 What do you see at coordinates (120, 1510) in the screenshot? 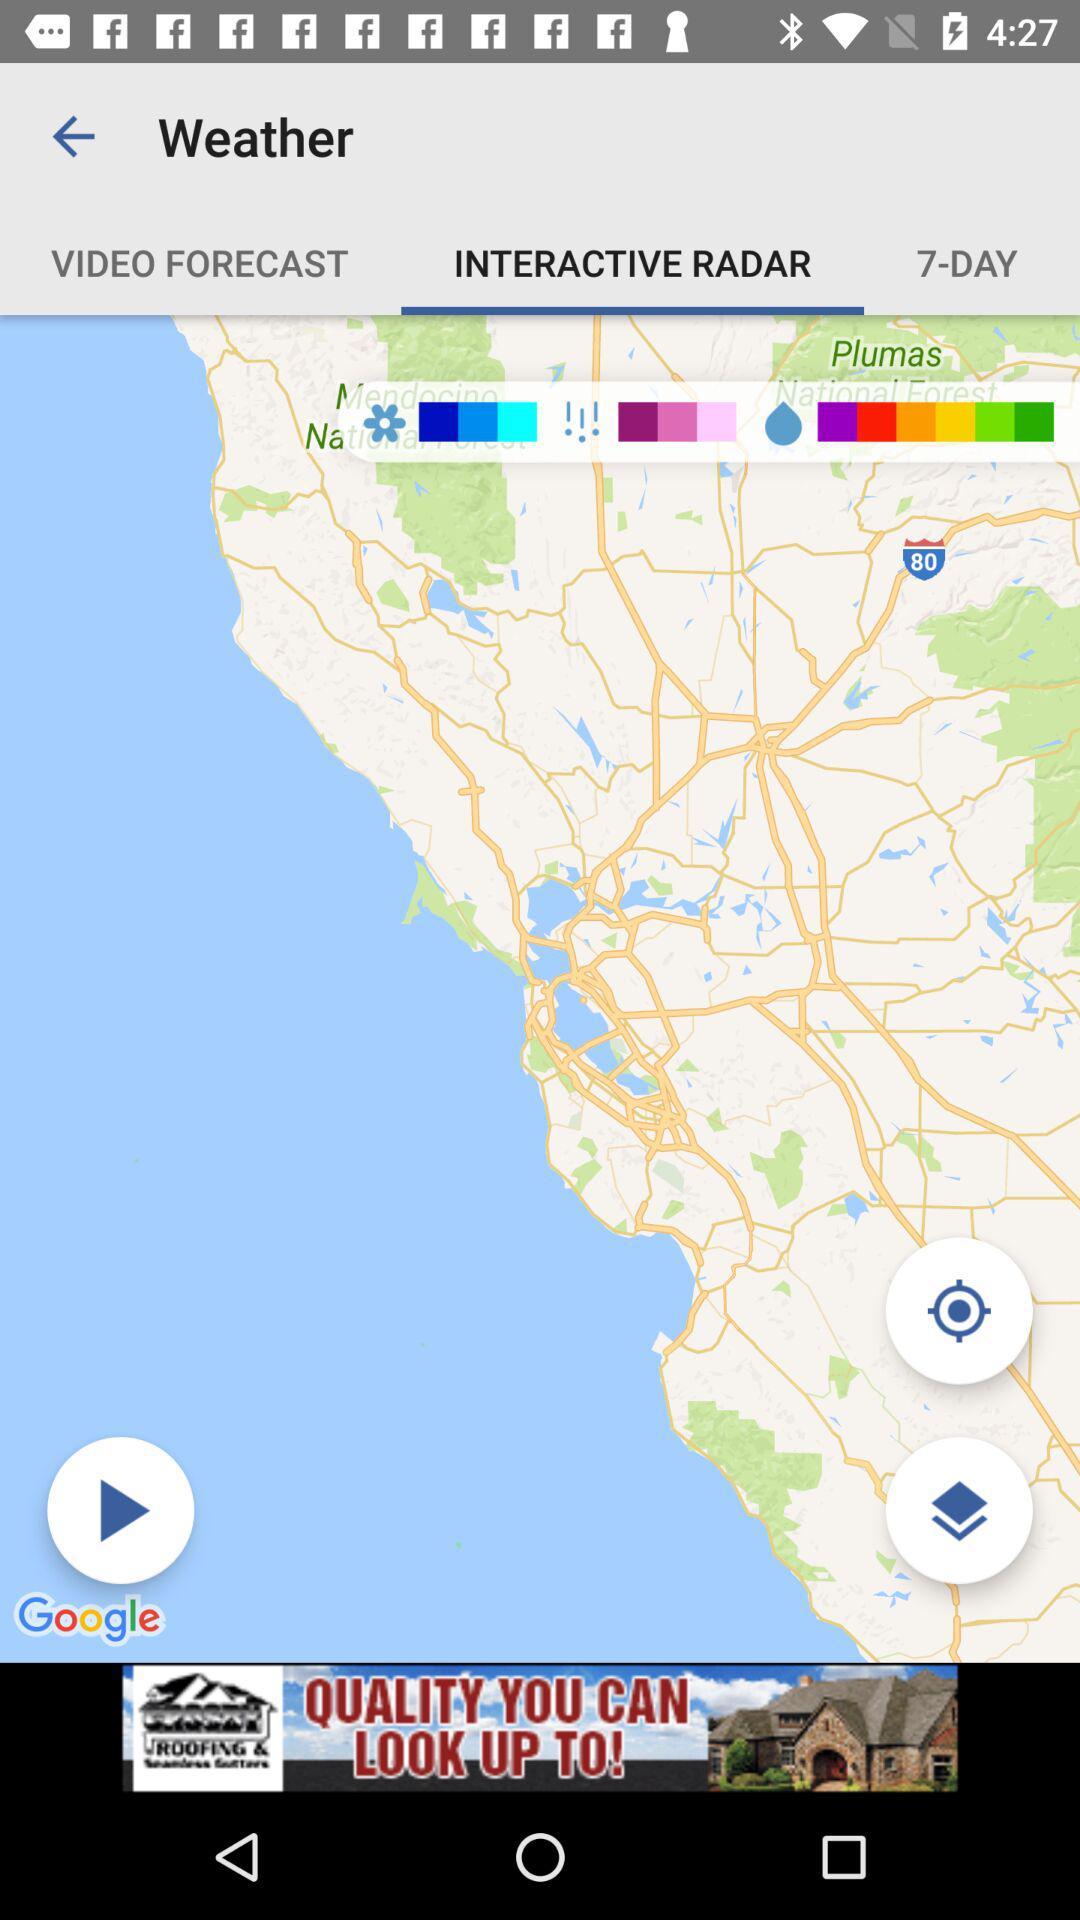
I see `the play icon` at bounding box center [120, 1510].